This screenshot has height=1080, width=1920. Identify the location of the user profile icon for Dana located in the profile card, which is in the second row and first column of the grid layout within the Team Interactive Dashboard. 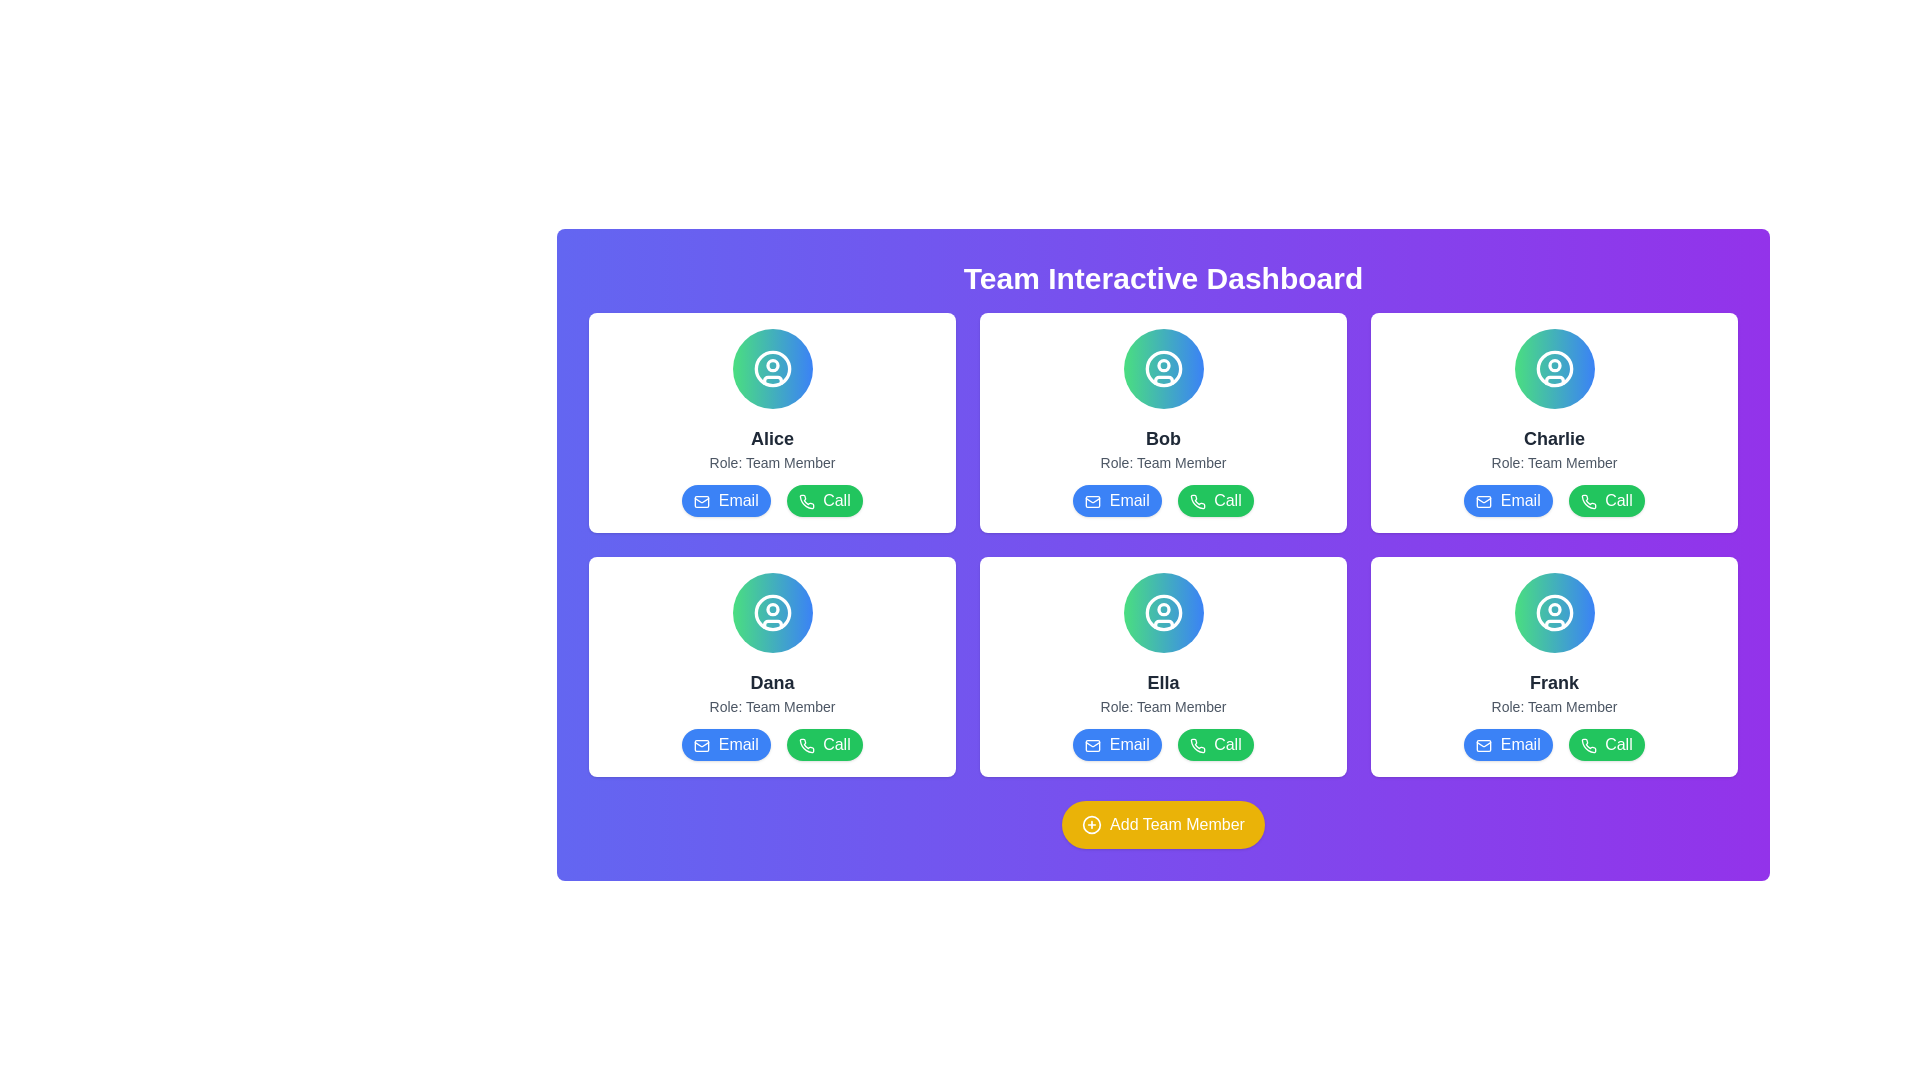
(771, 612).